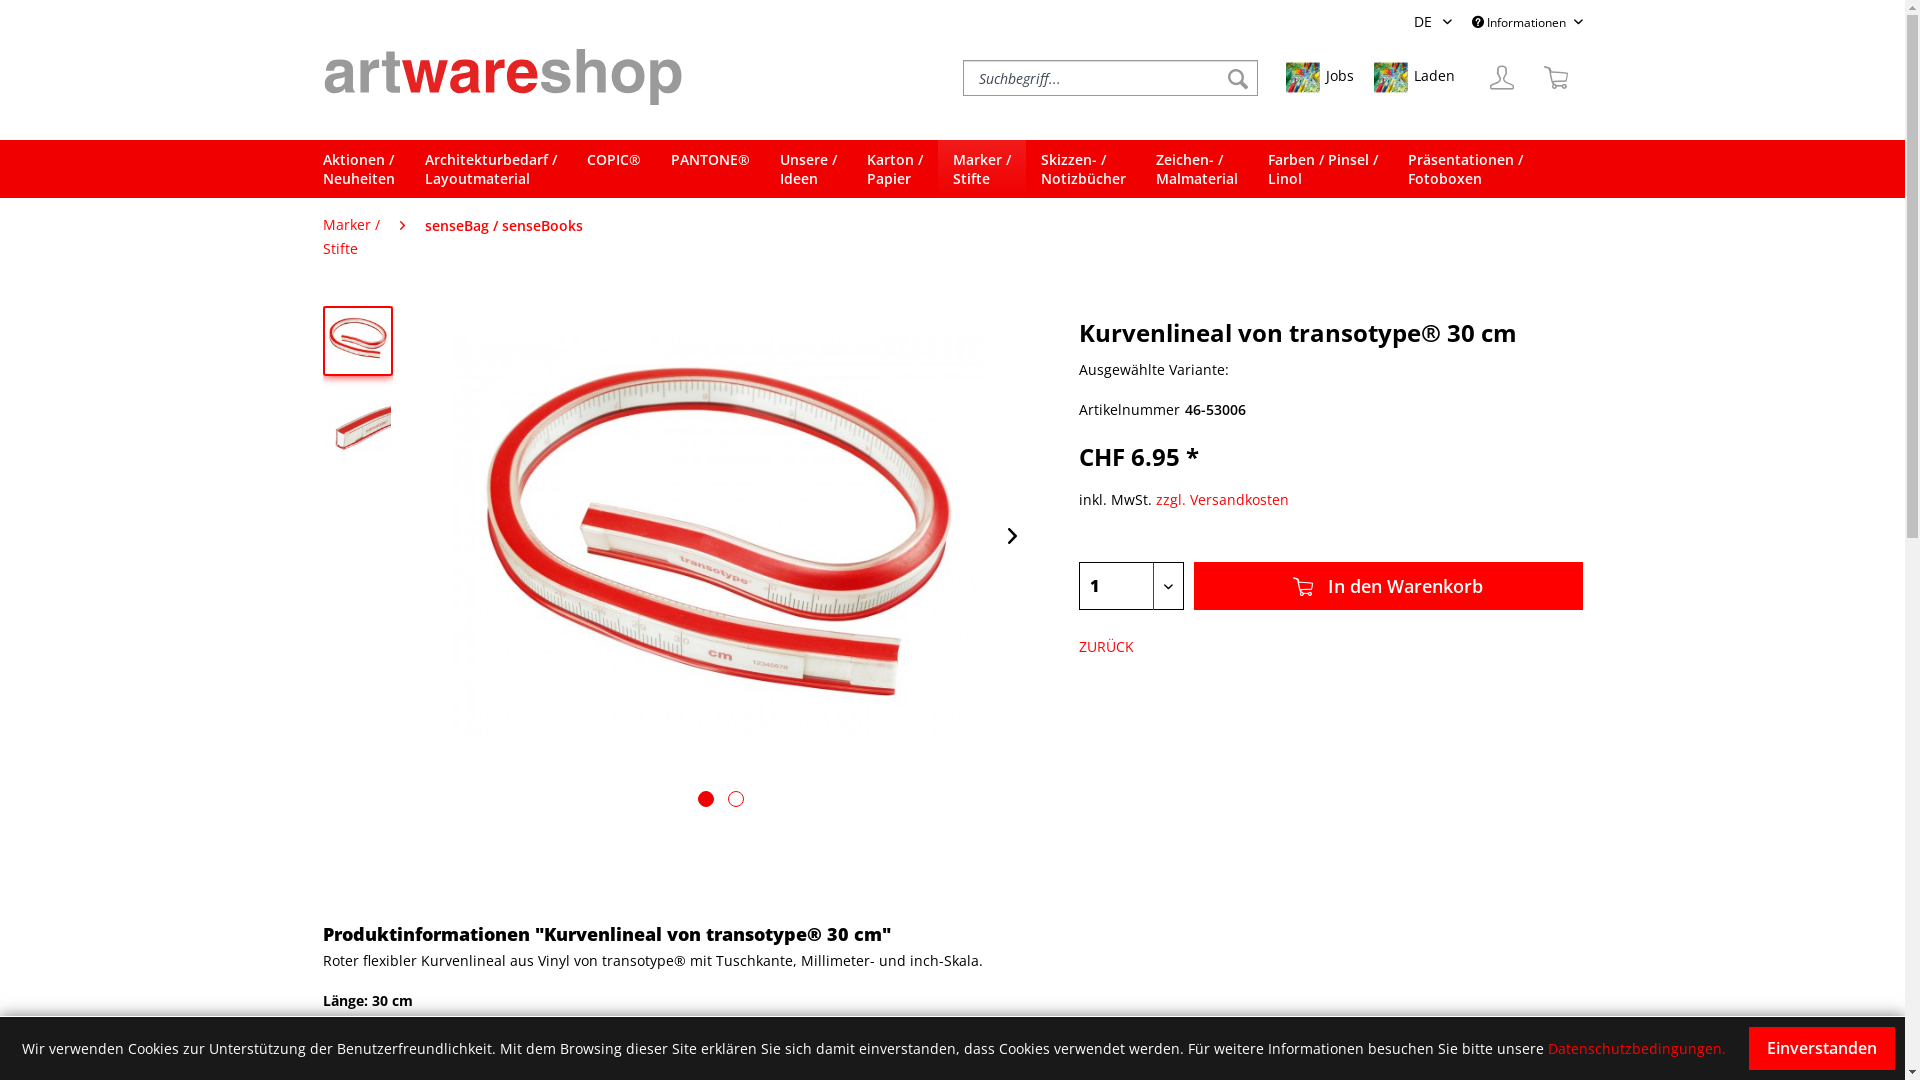 The height and width of the screenshot is (1080, 1920). What do you see at coordinates (893, 168) in the screenshot?
I see `'Karton /` at bounding box center [893, 168].